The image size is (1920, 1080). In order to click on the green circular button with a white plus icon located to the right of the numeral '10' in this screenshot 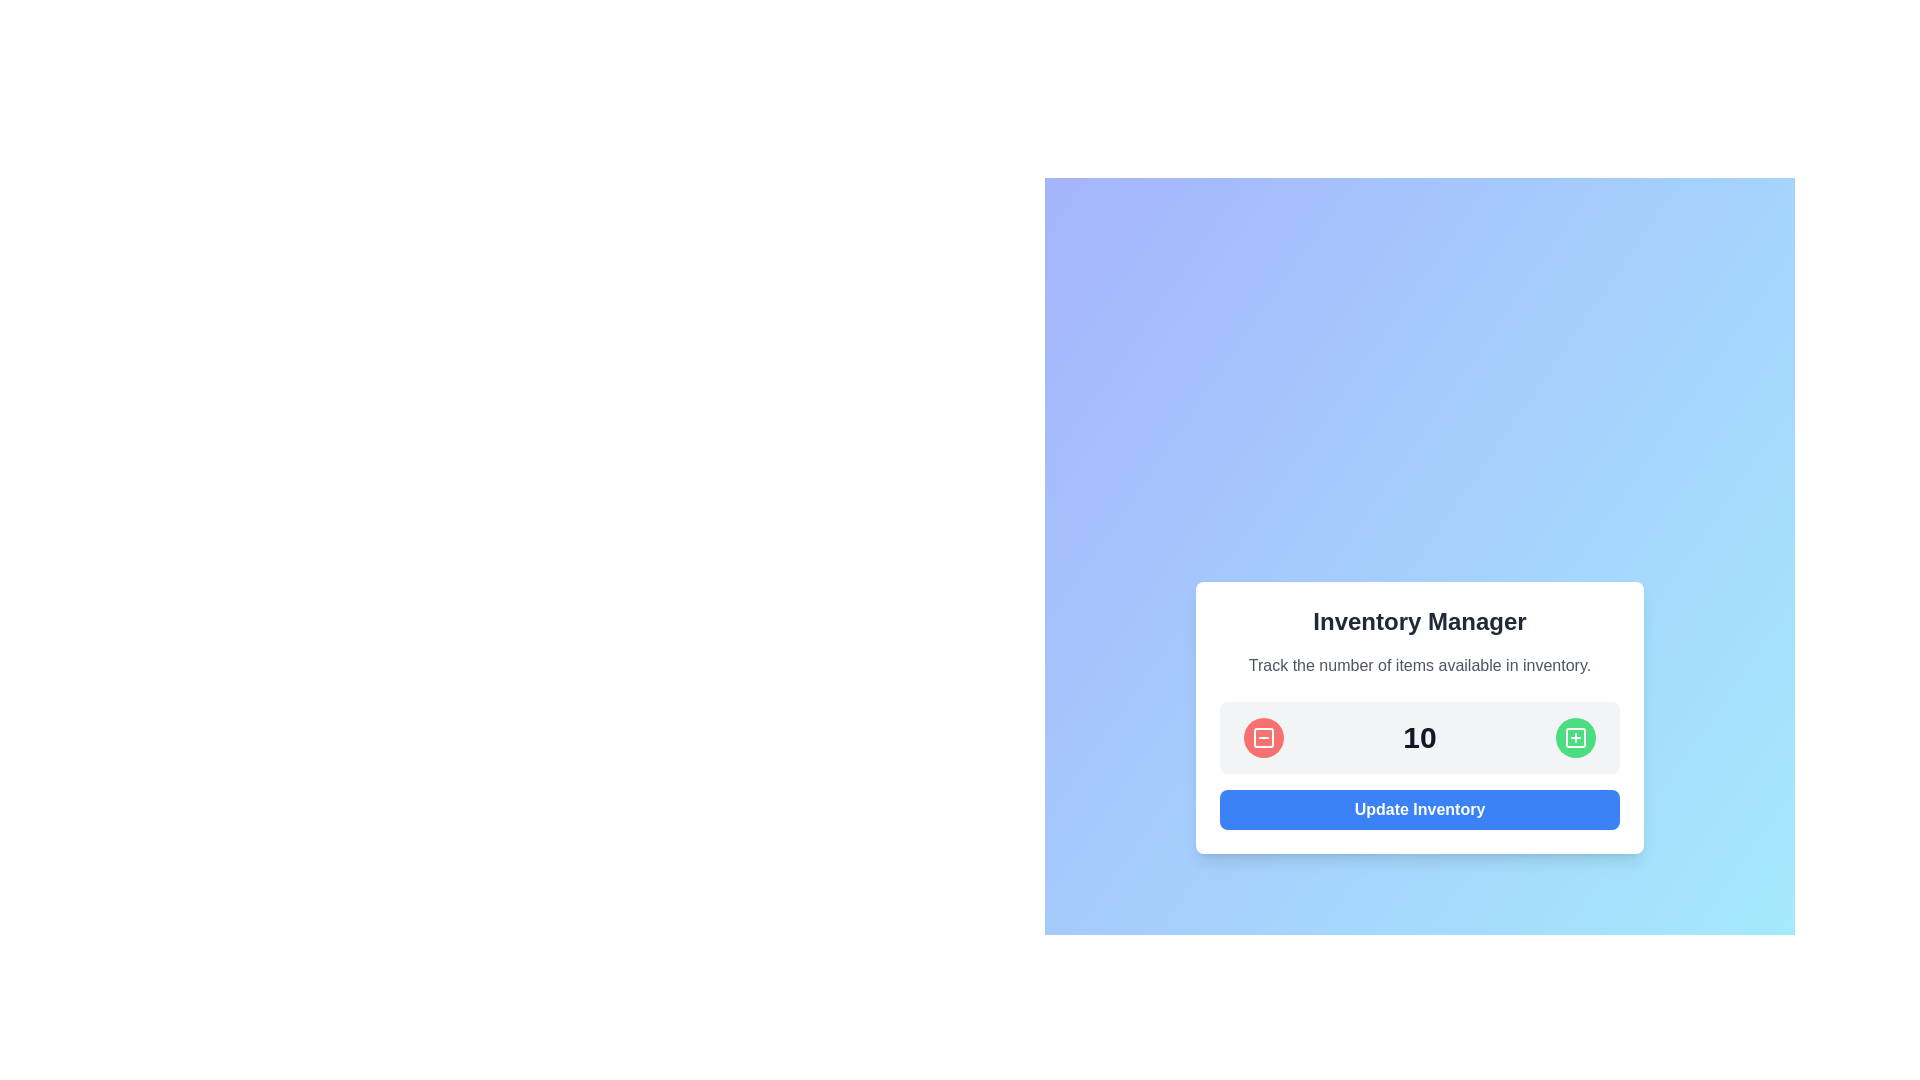, I will do `click(1574, 737)`.